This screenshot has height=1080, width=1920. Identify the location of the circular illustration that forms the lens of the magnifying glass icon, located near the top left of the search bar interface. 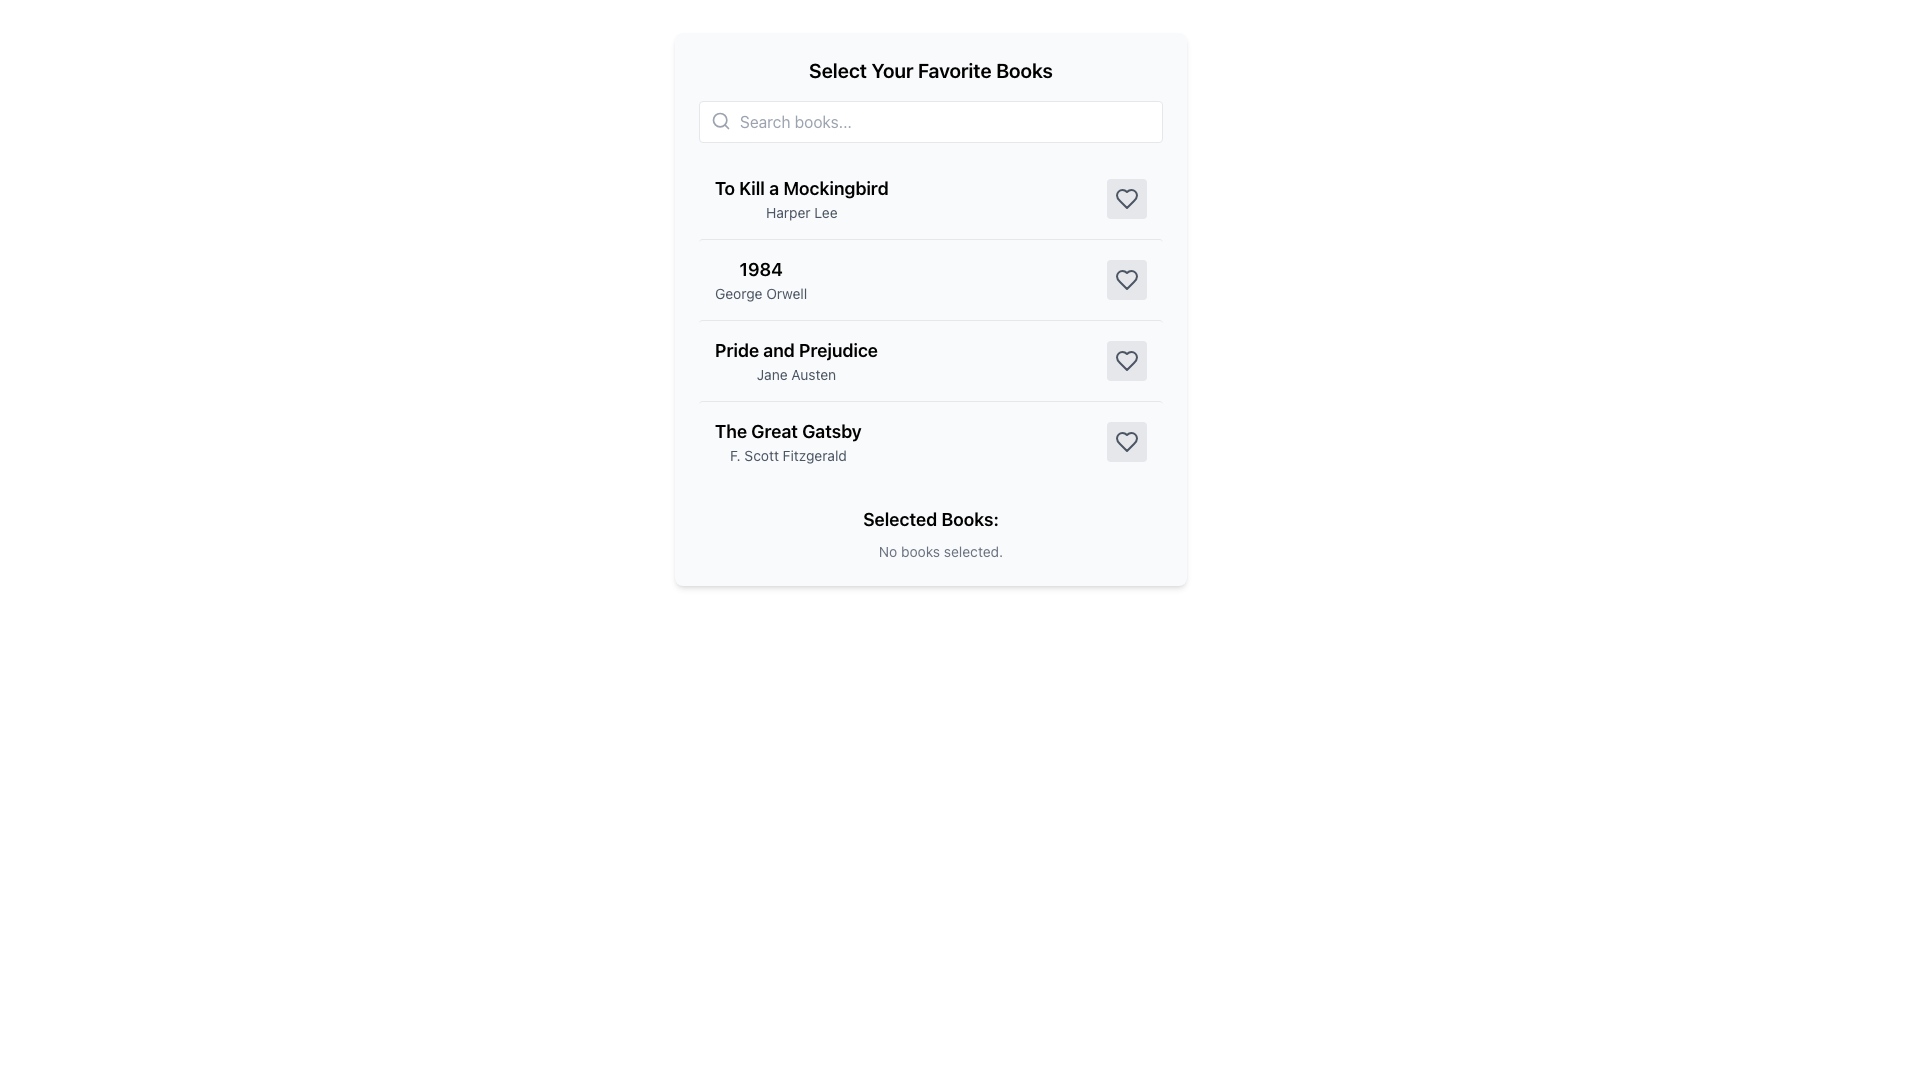
(720, 120).